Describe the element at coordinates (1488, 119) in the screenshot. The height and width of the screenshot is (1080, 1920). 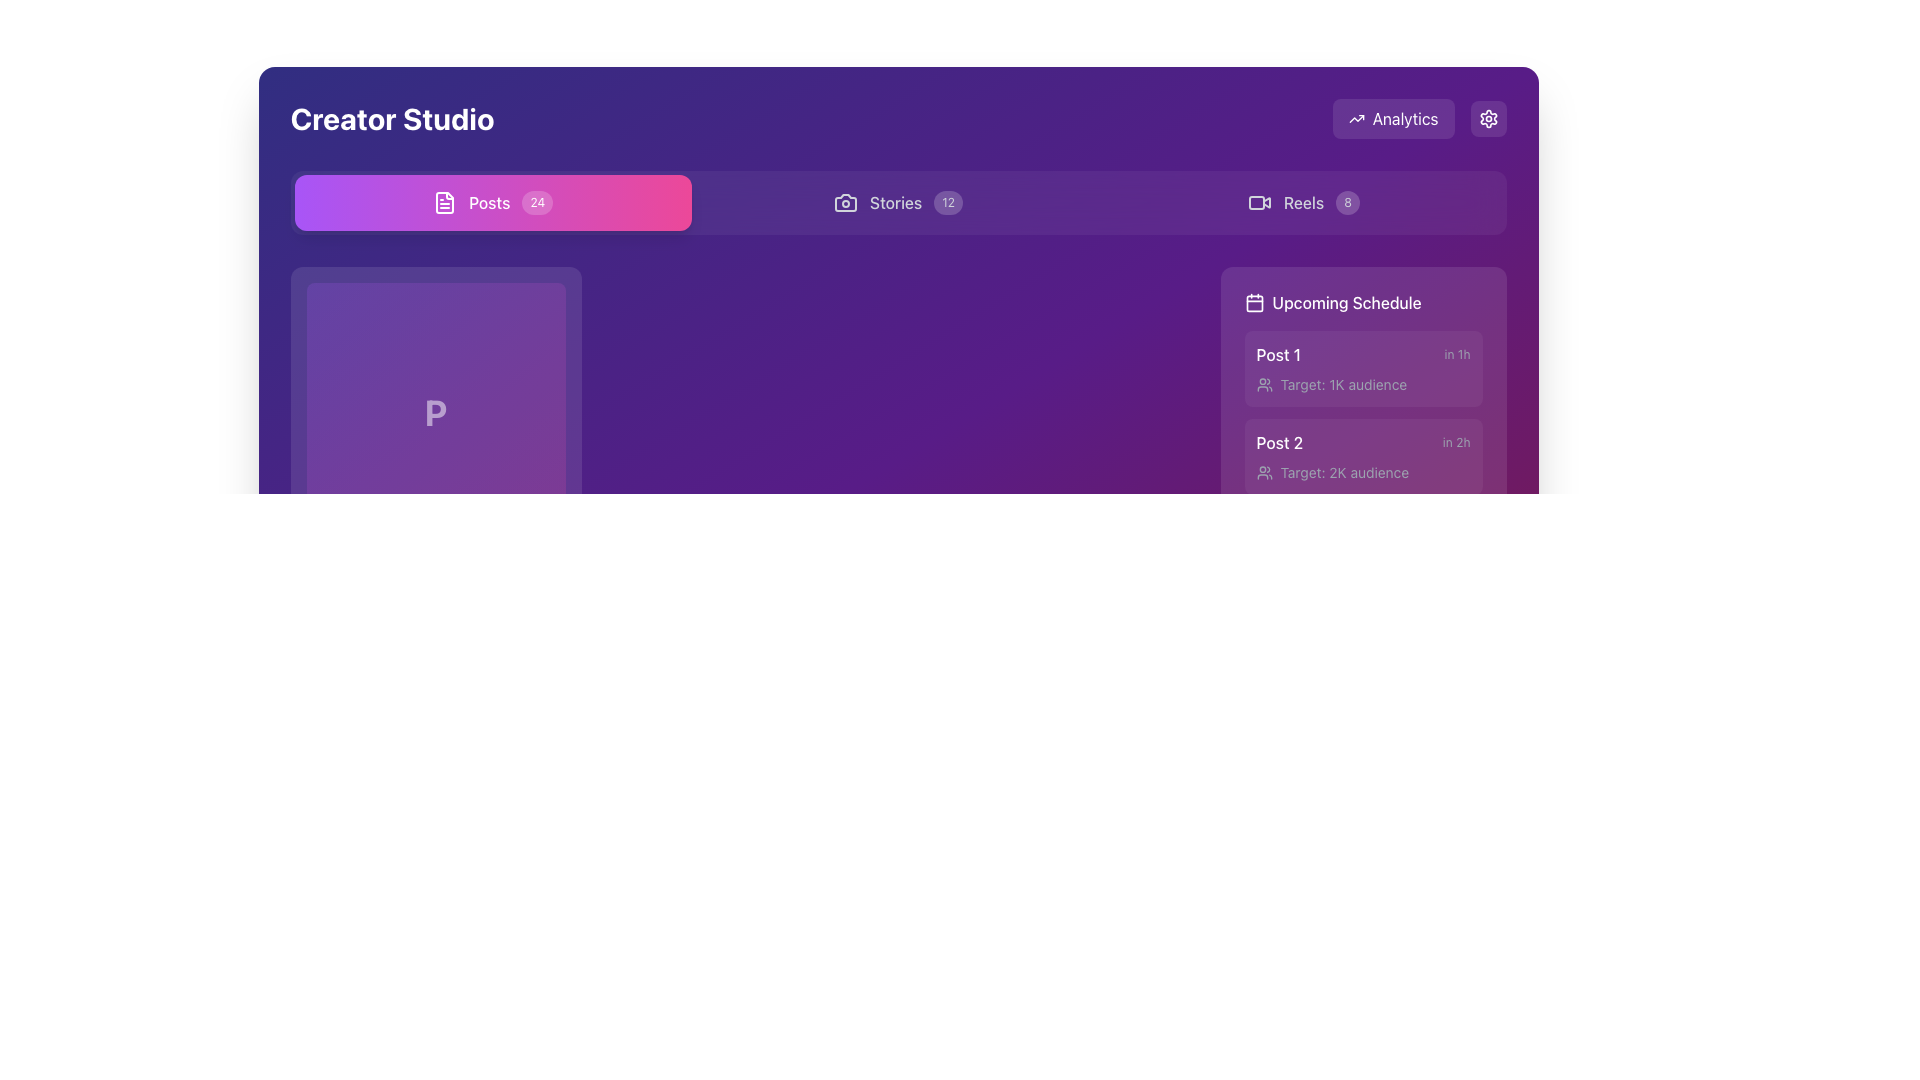
I see `the small gear-like icon button with SVG rendering located in the top-right corner of the interface` at that location.